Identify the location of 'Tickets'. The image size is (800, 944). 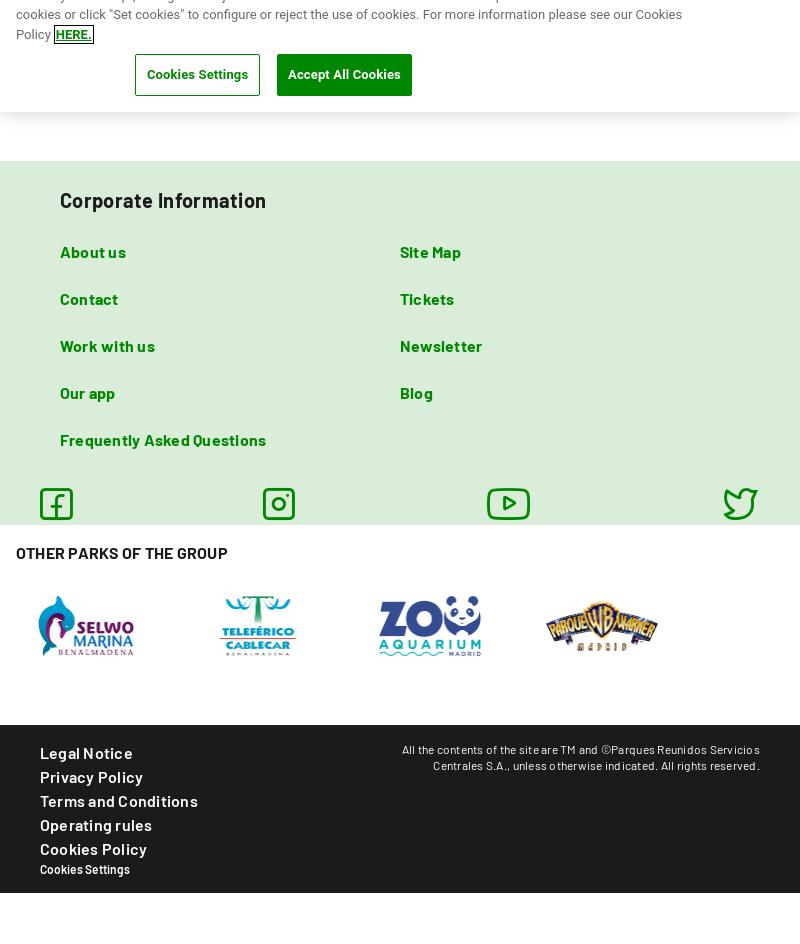
(400, 296).